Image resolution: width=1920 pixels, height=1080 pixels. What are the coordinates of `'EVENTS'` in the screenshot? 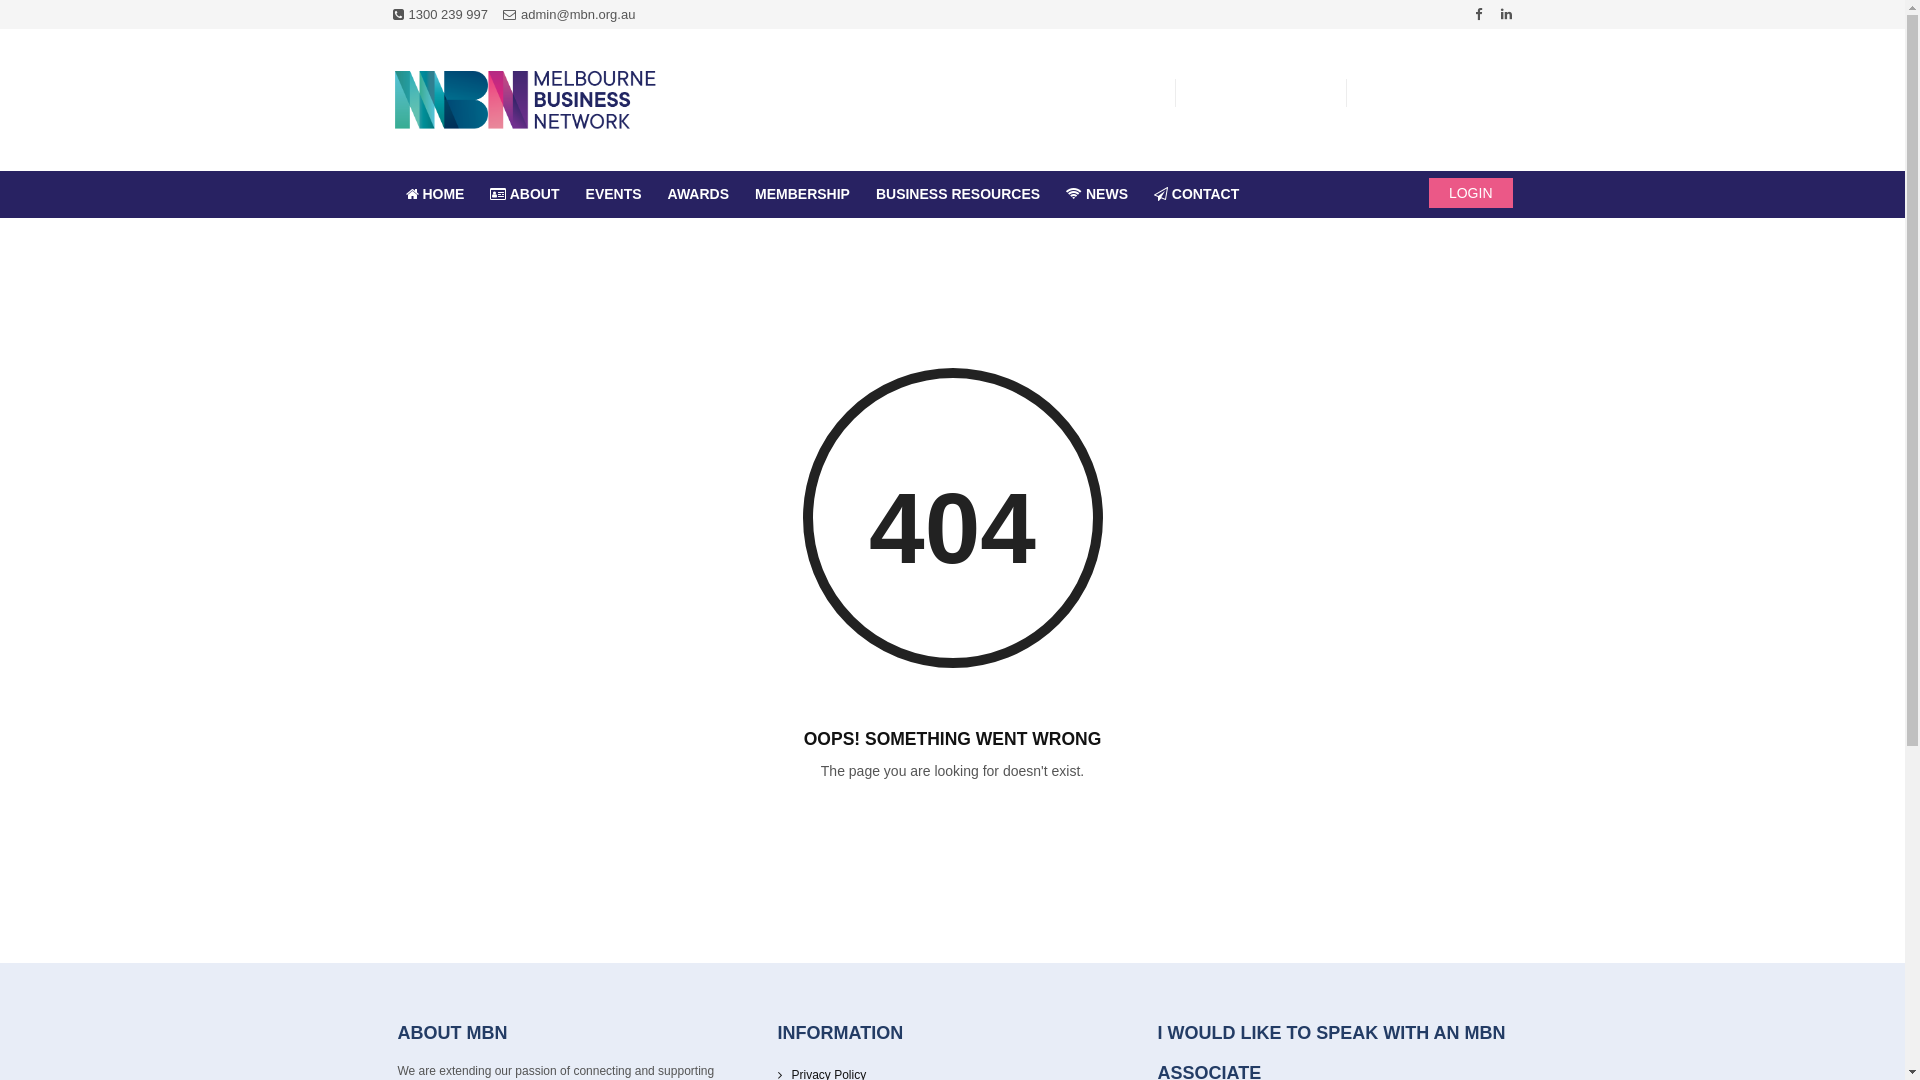 It's located at (613, 194).